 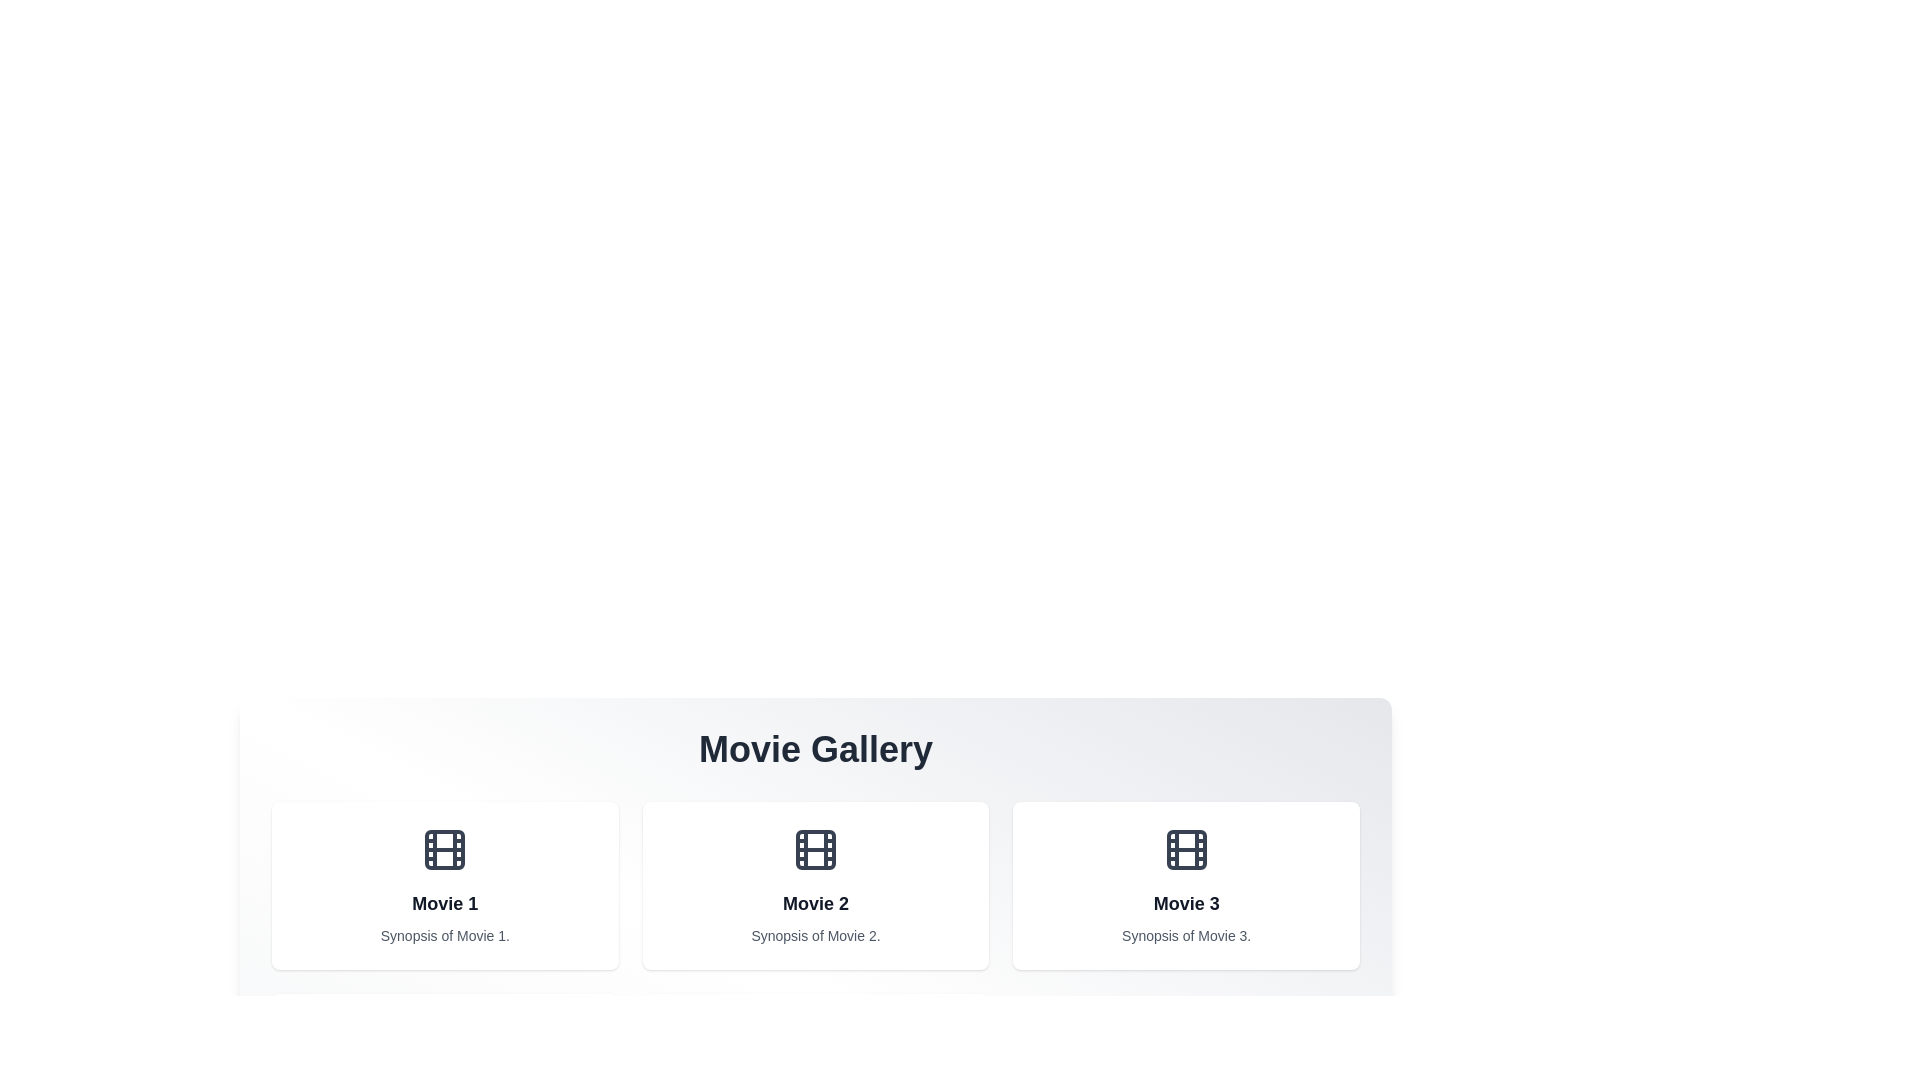 I want to click on the Decorative image icon resembling a film reel, located in the 'Movie 3' card, positioned at the top center above the title text, so click(x=1186, y=849).